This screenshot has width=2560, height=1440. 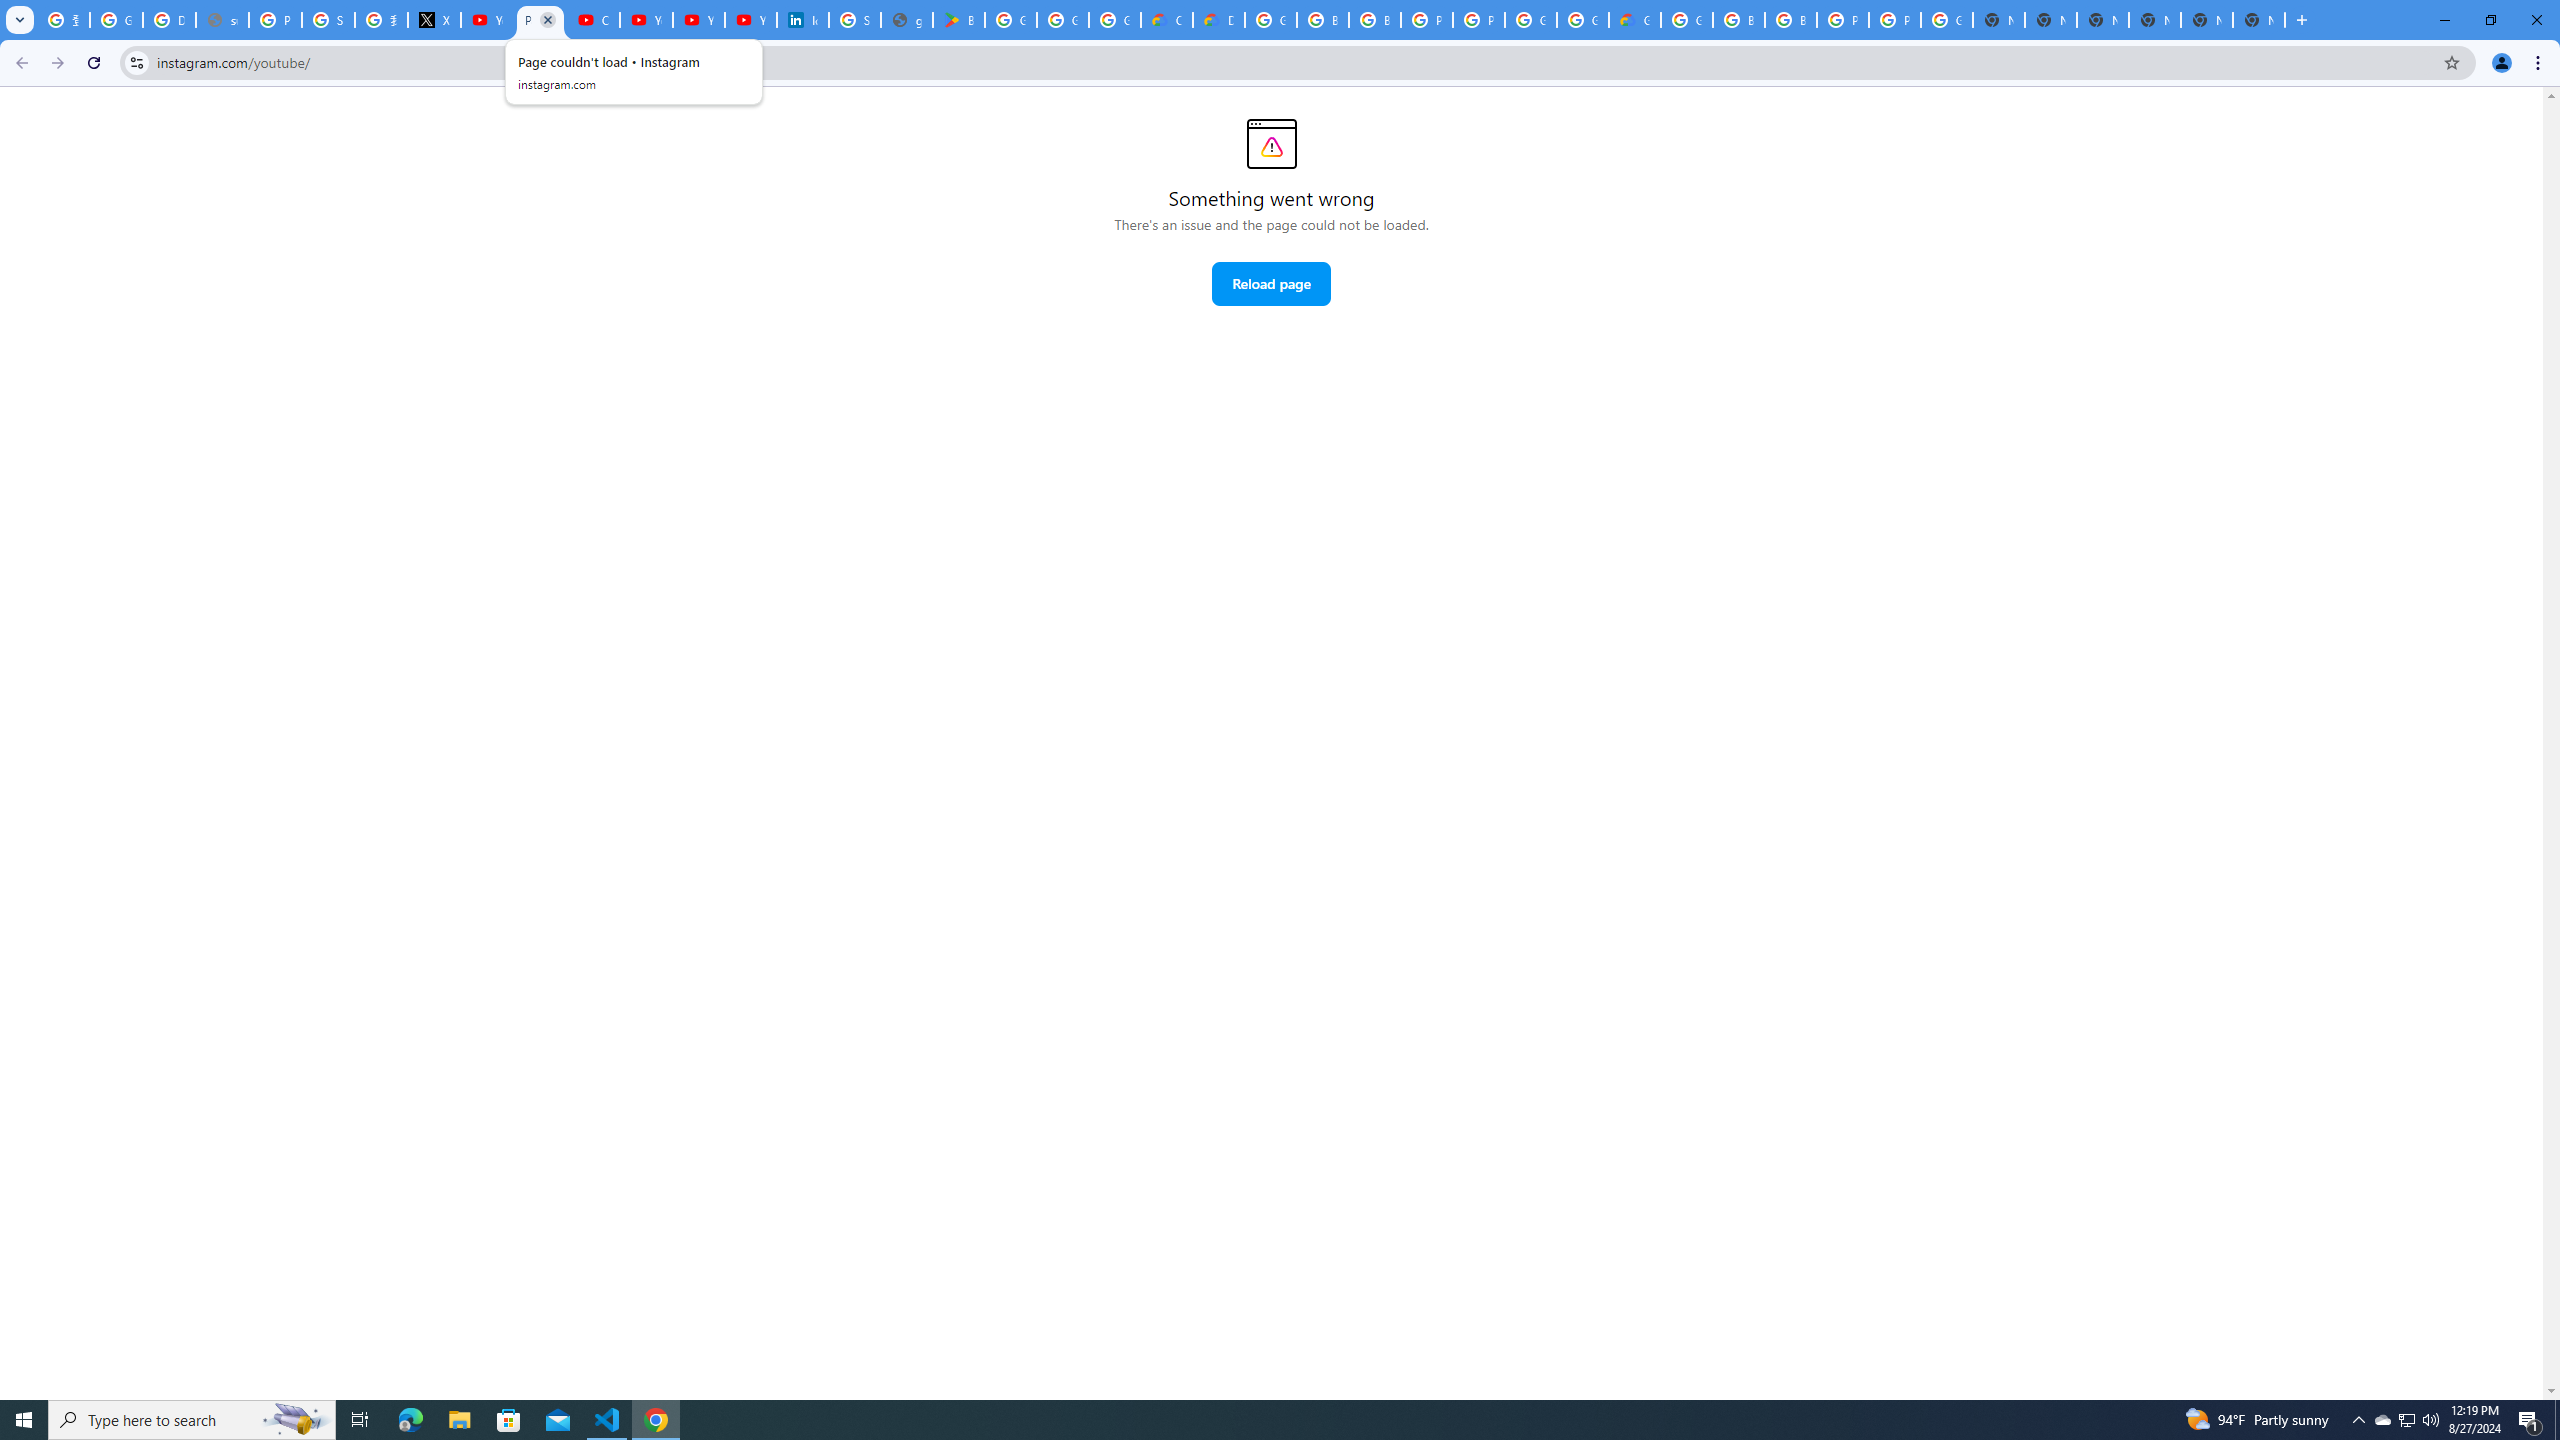 I want to click on 'Bluey: Let', so click(x=957, y=19).